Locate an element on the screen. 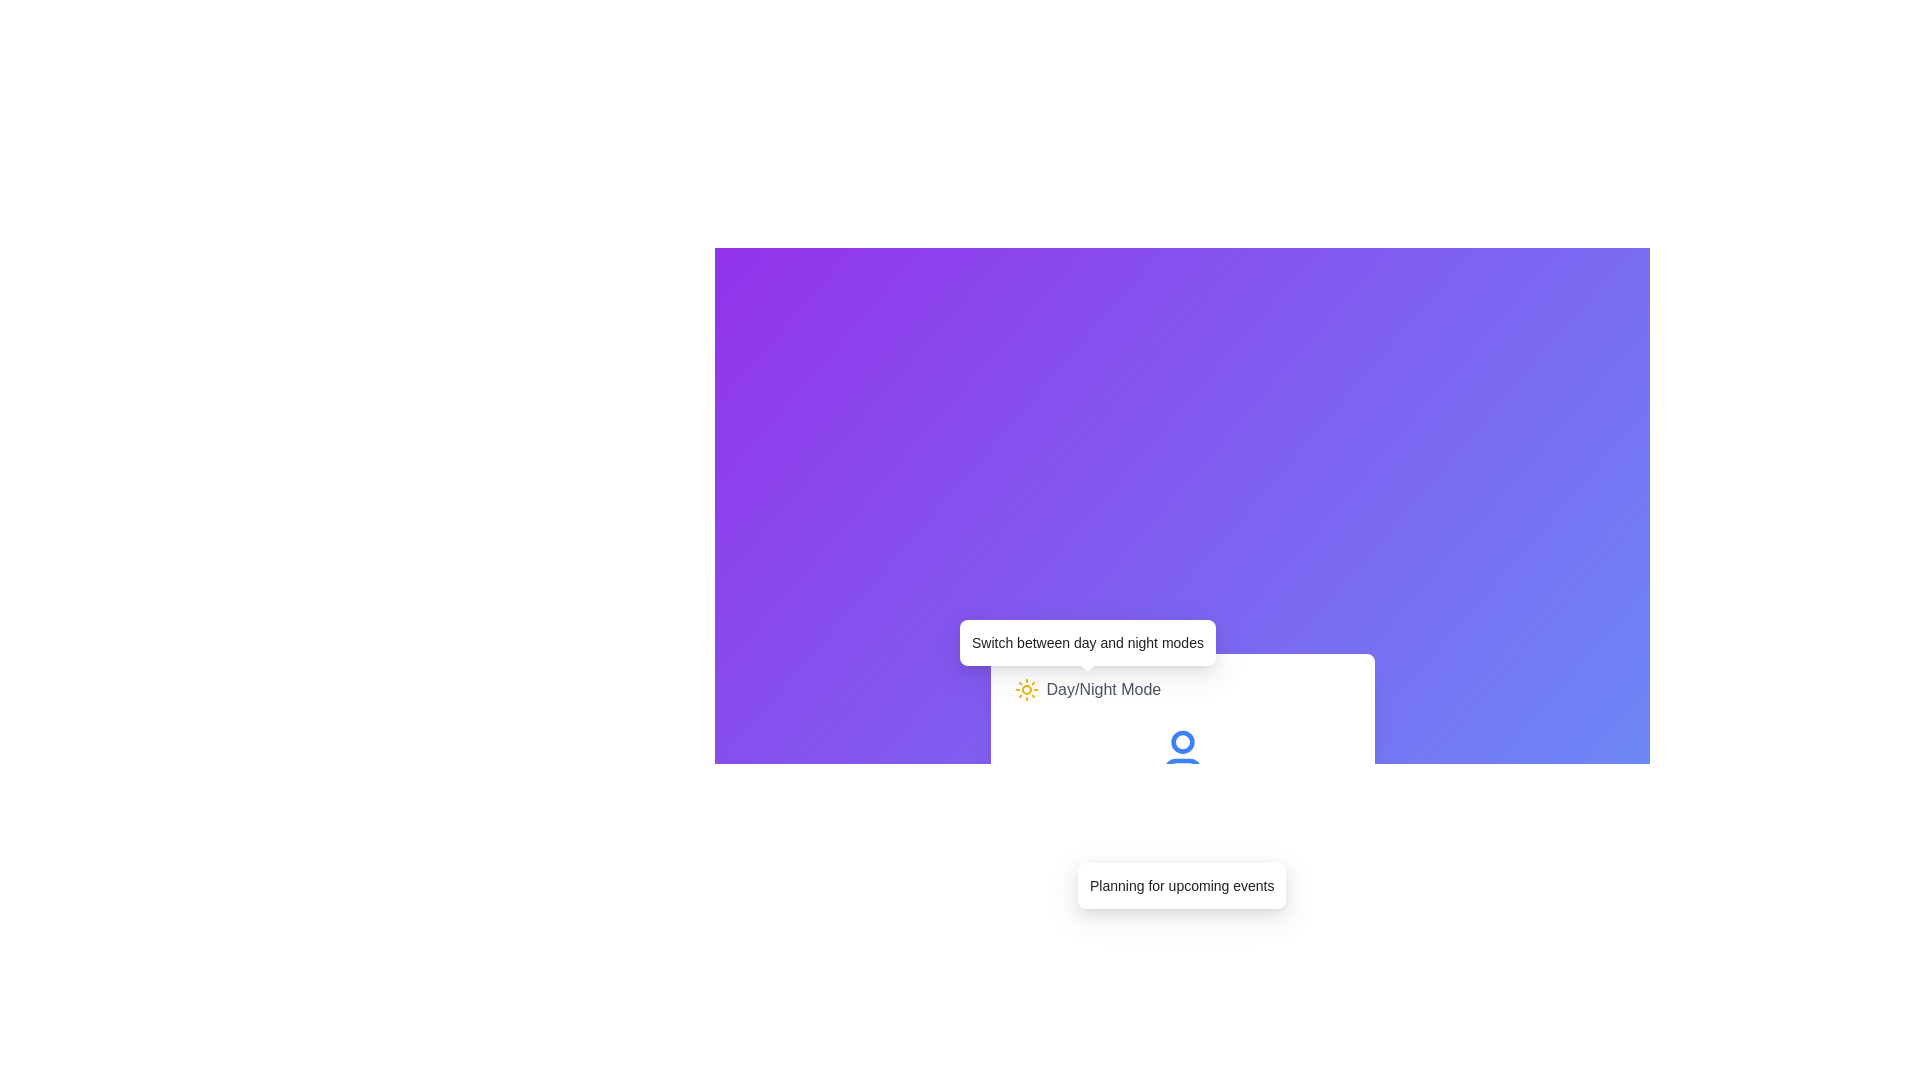  'Day/Night Mode' toggle icon located to the immediate left of the text, for accessibility purposes is located at coordinates (1026, 689).